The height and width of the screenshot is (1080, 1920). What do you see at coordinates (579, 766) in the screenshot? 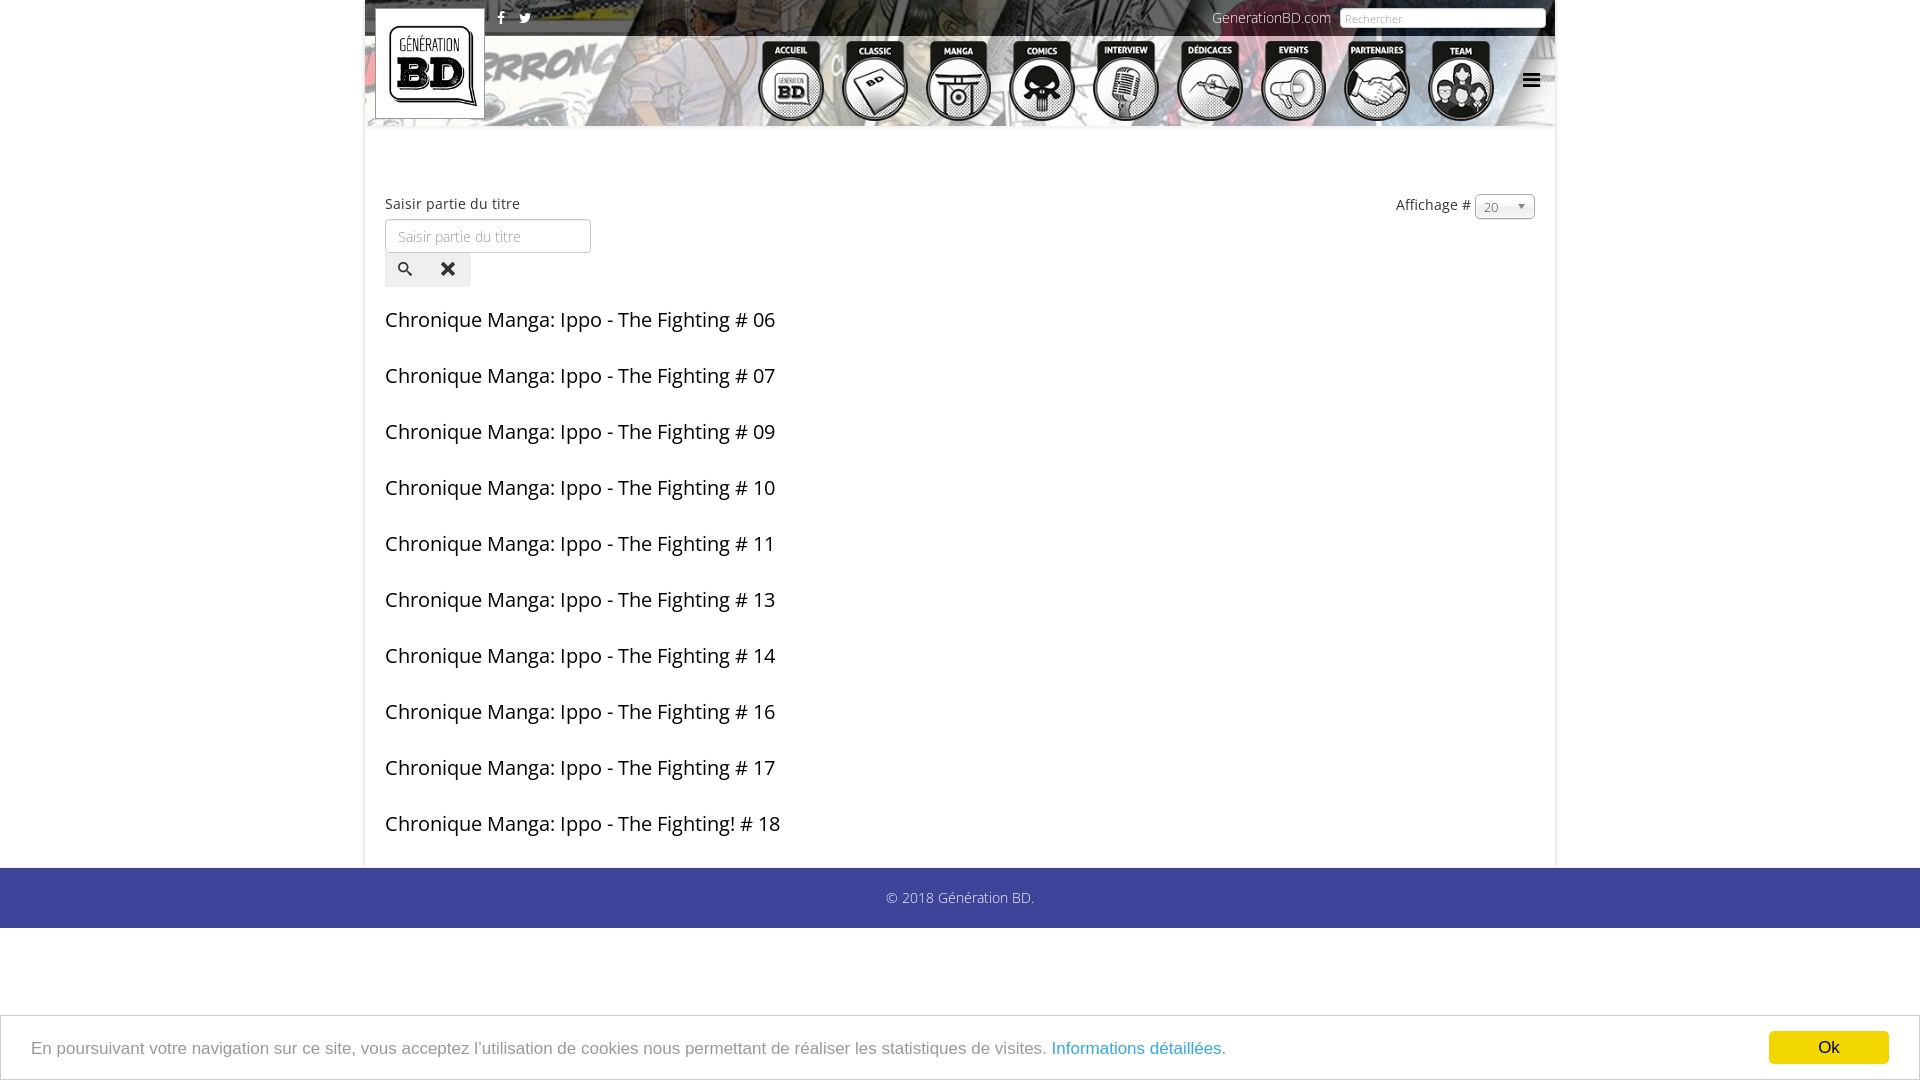
I see `'Chronique Manga: Ippo - The Fighting # 17'` at bounding box center [579, 766].